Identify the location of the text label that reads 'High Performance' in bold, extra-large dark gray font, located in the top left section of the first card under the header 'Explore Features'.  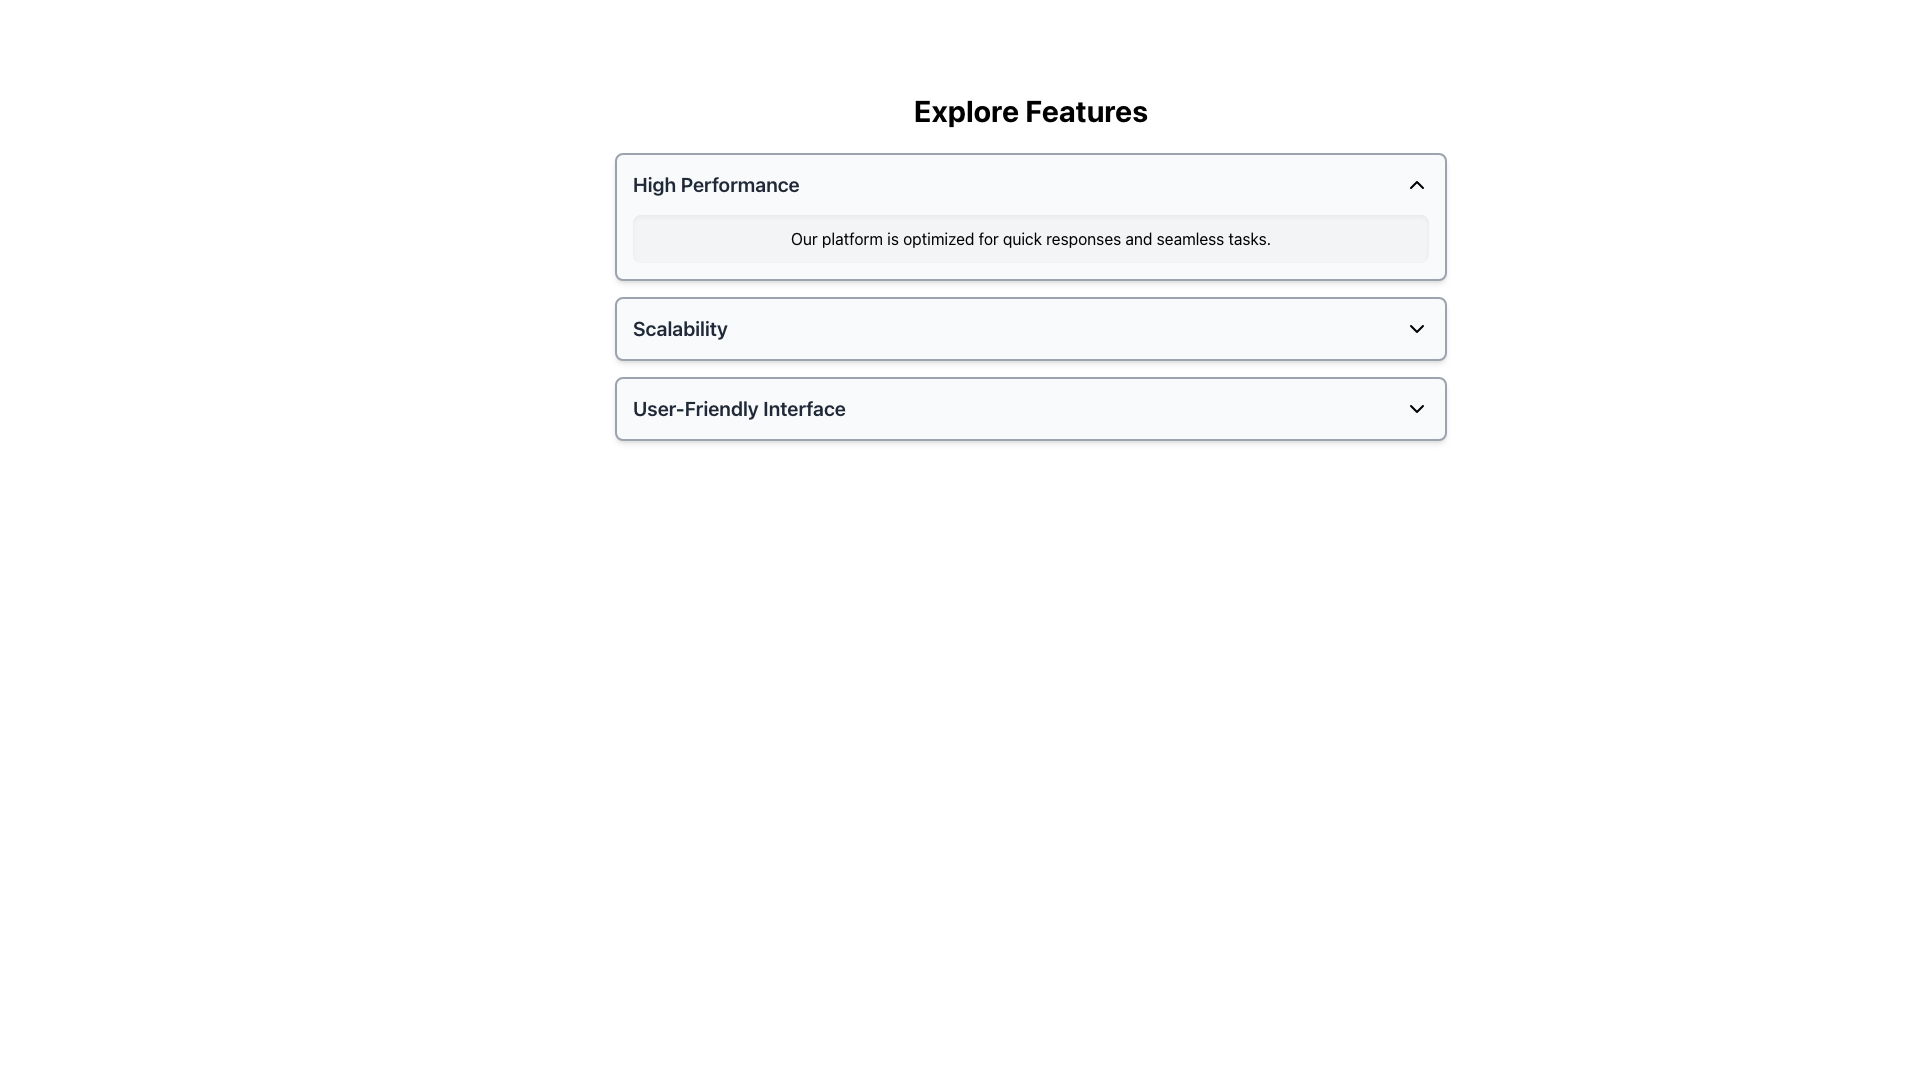
(716, 185).